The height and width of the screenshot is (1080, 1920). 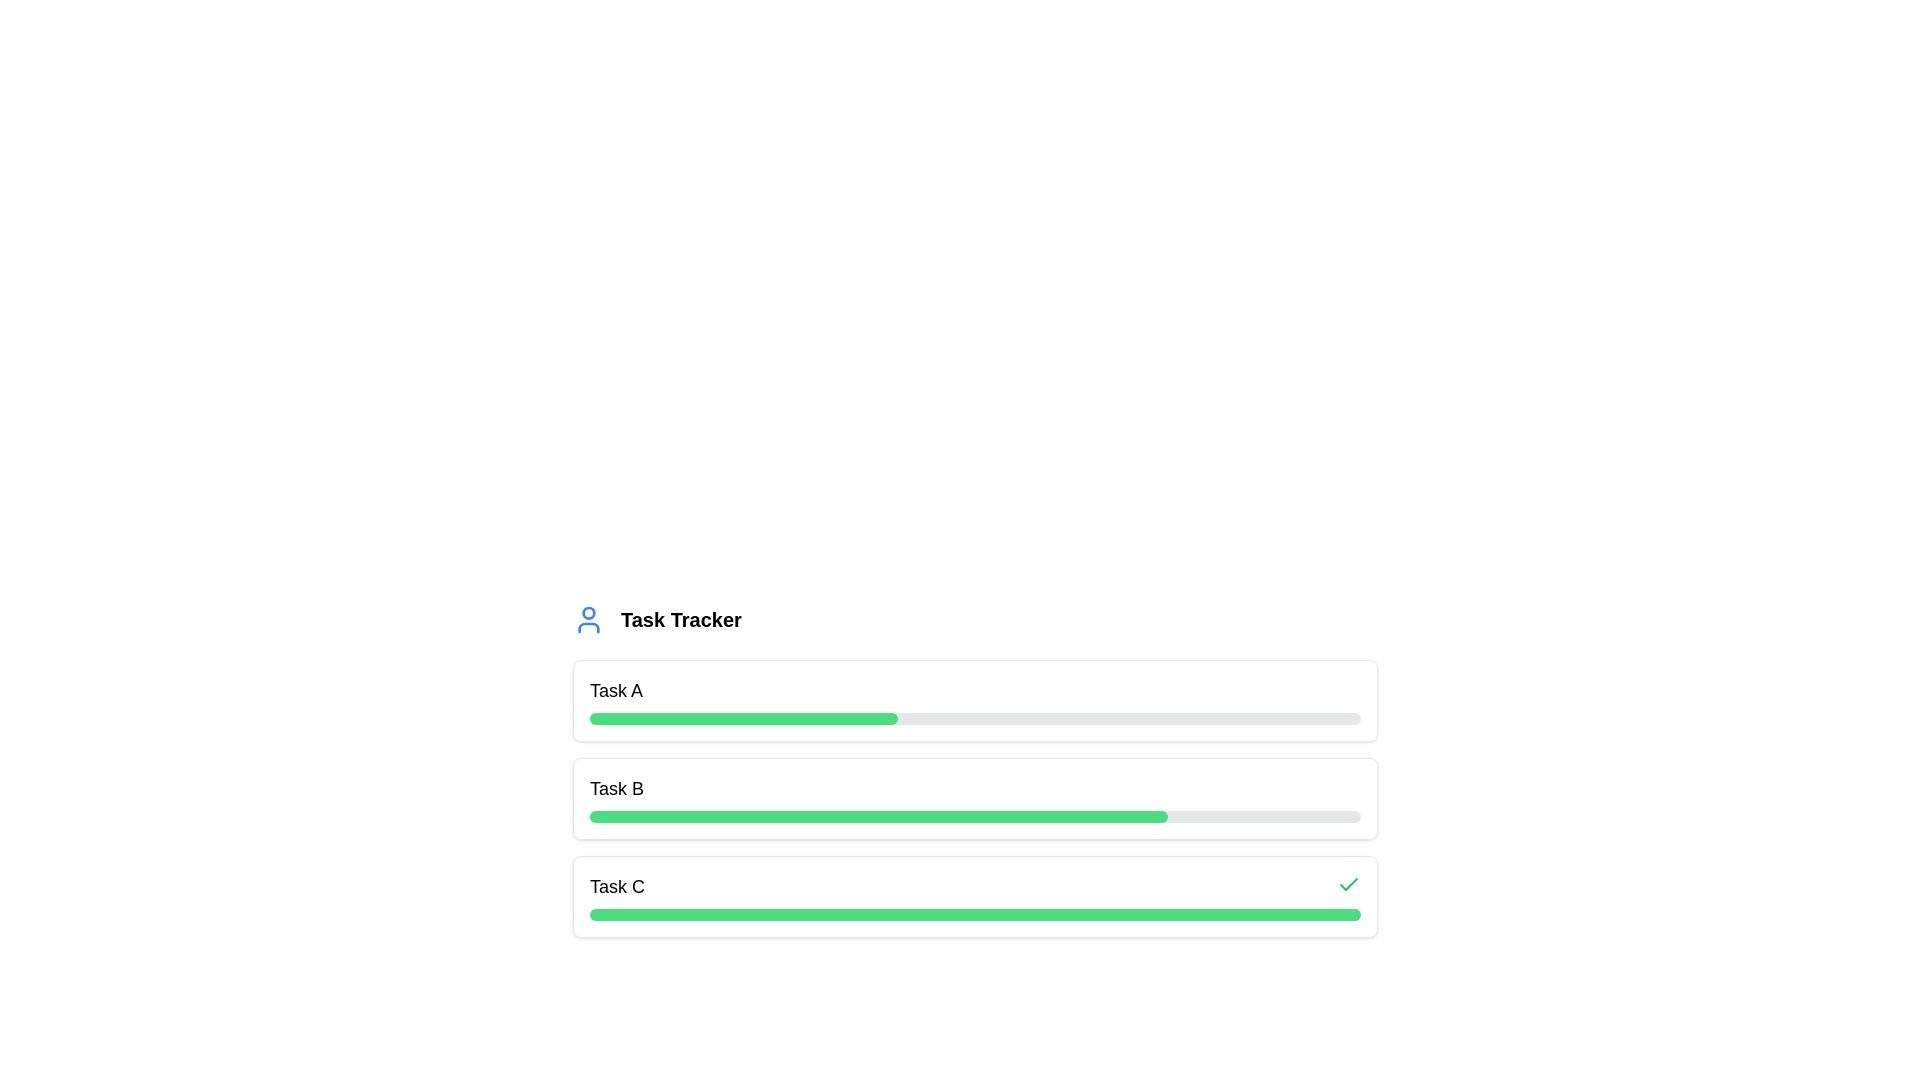 What do you see at coordinates (975, 797) in the screenshot?
I see `the progress visually on the second progress bar representing 'Task B' in the 'Task Tracker' section` at bounding box center [975, 797].